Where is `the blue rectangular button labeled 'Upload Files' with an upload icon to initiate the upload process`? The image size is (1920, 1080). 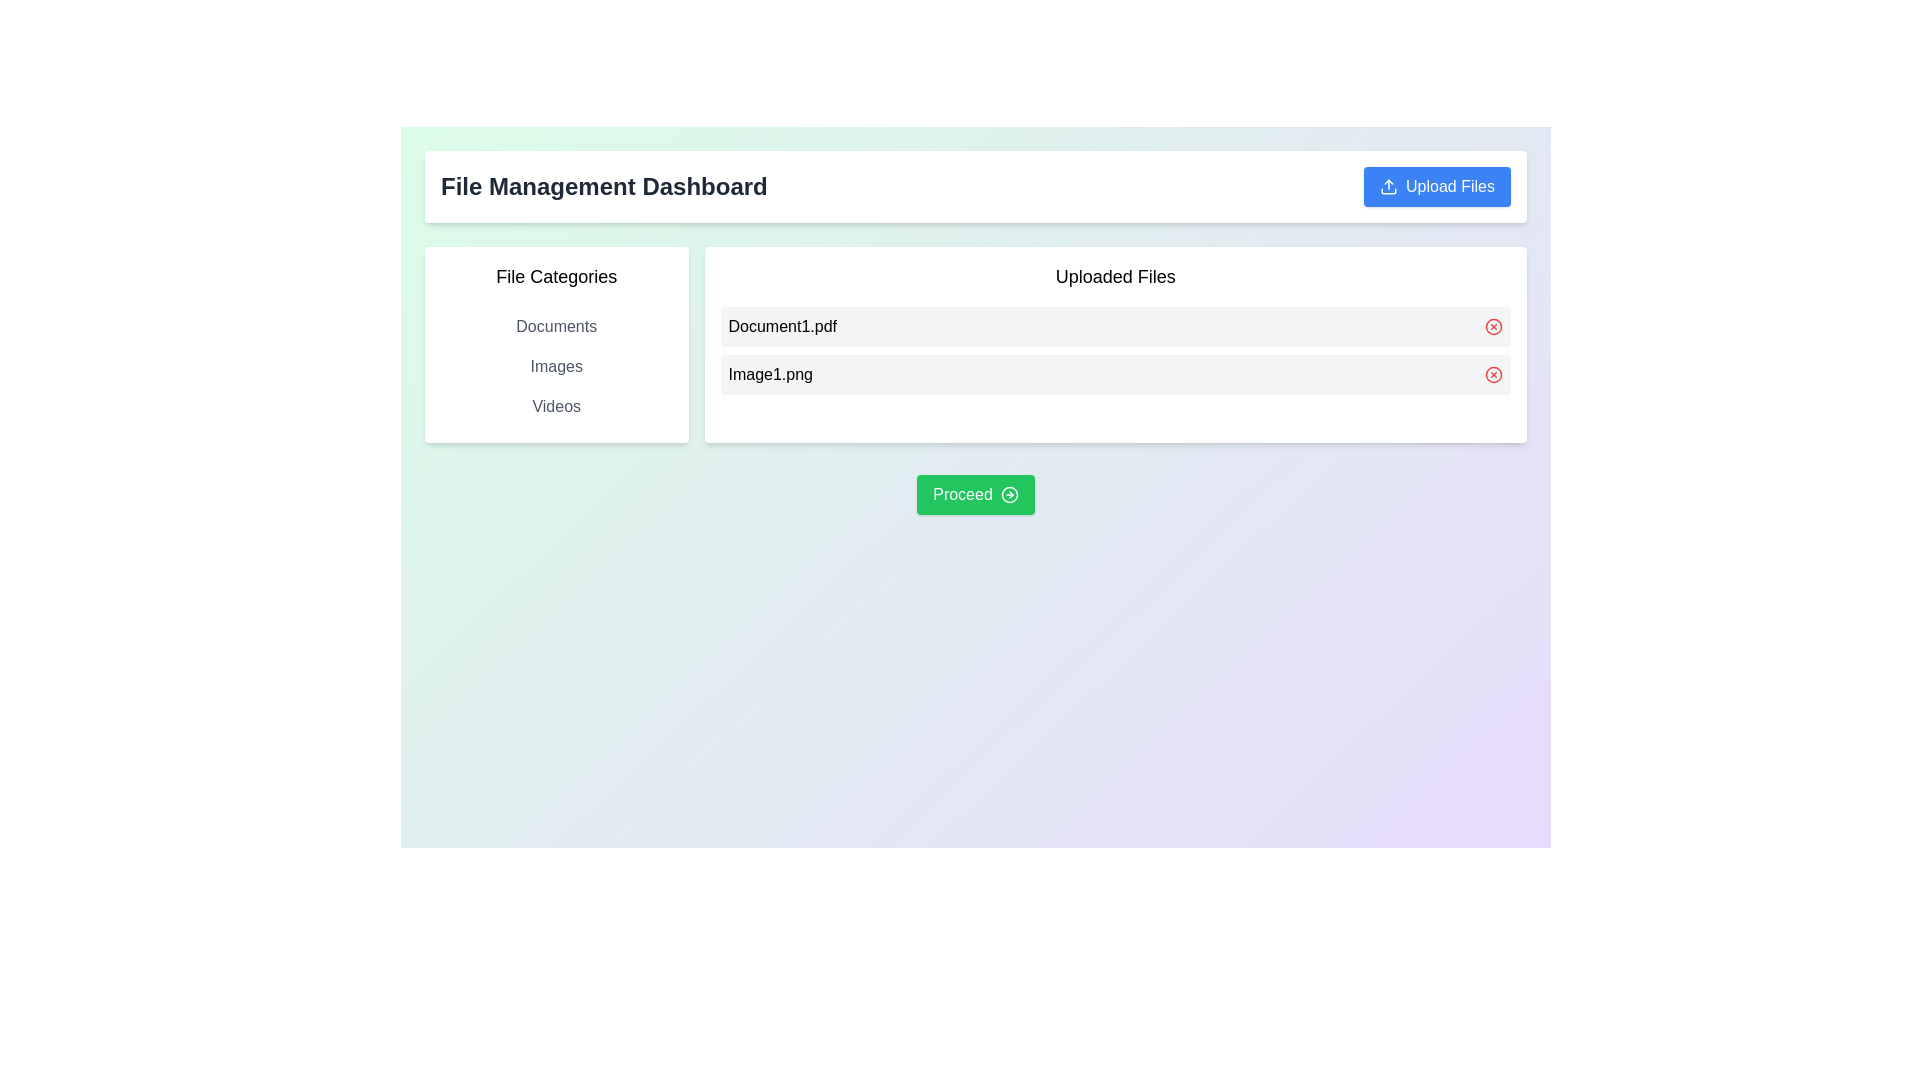
the blue rectangular button labeled 'Upload Files' with an upload icon to initiate the upload process is located at coordinates (1436, 186).